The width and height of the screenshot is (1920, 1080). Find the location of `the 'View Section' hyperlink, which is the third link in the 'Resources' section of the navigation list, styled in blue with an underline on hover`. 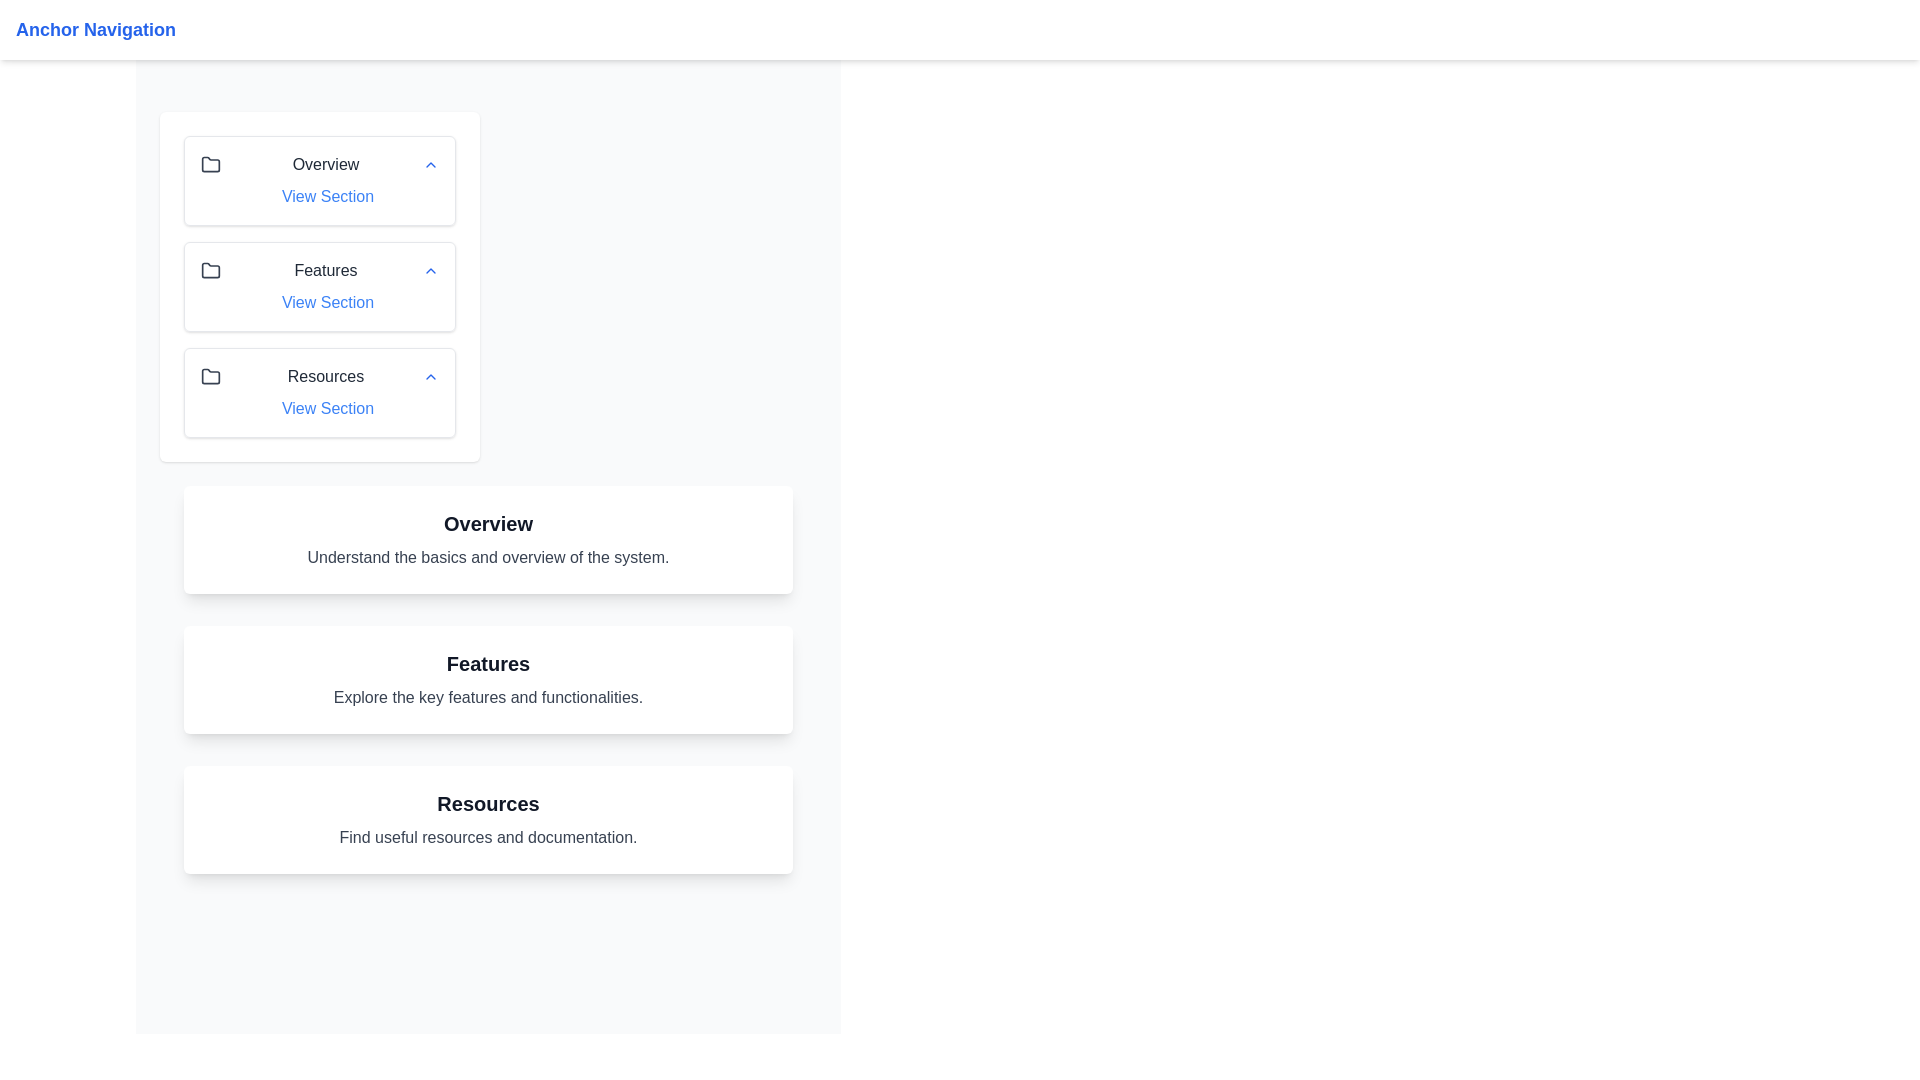

the 'View Section' hyperlink, which is the third link in the 'Resources' section of the navigation list, styled in blue with an underline on hover is located at coordinates (327, 407).